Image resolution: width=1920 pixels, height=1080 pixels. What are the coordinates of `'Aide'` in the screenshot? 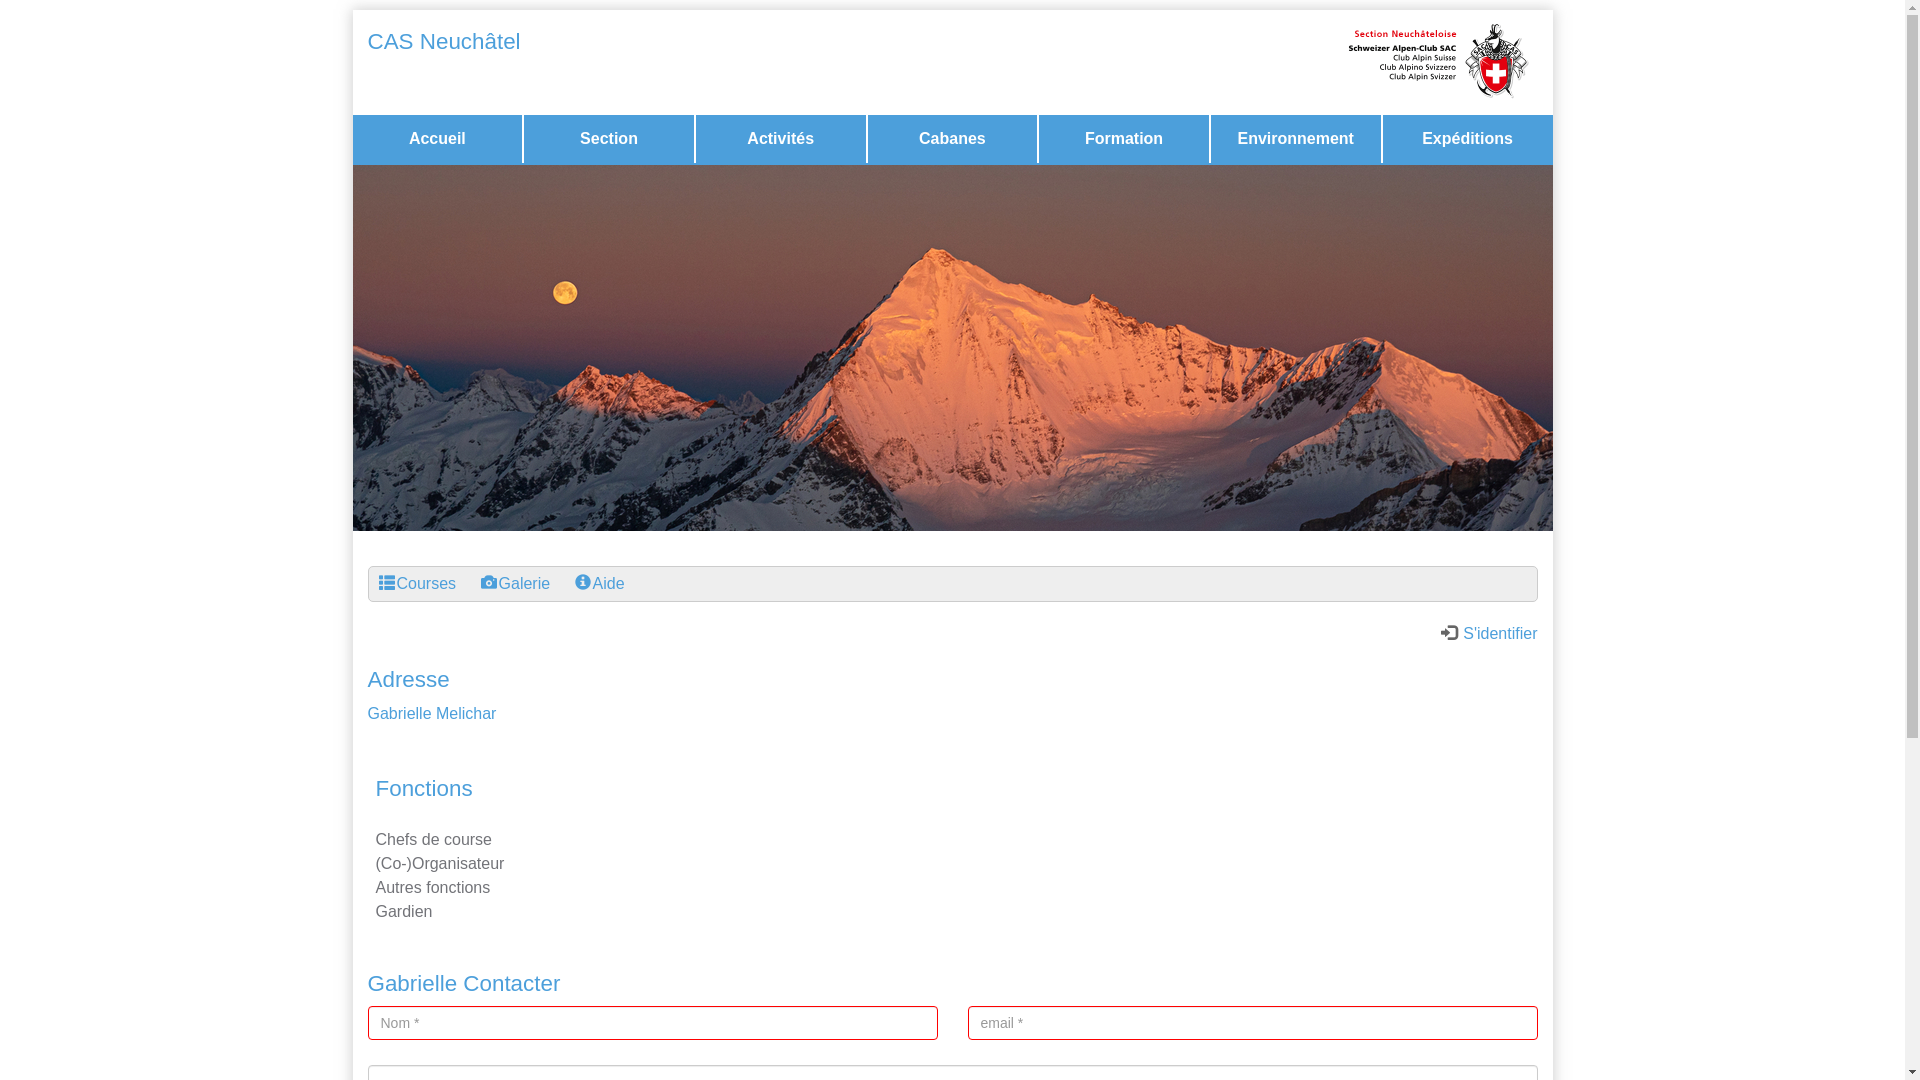 It's located at (599, 583).